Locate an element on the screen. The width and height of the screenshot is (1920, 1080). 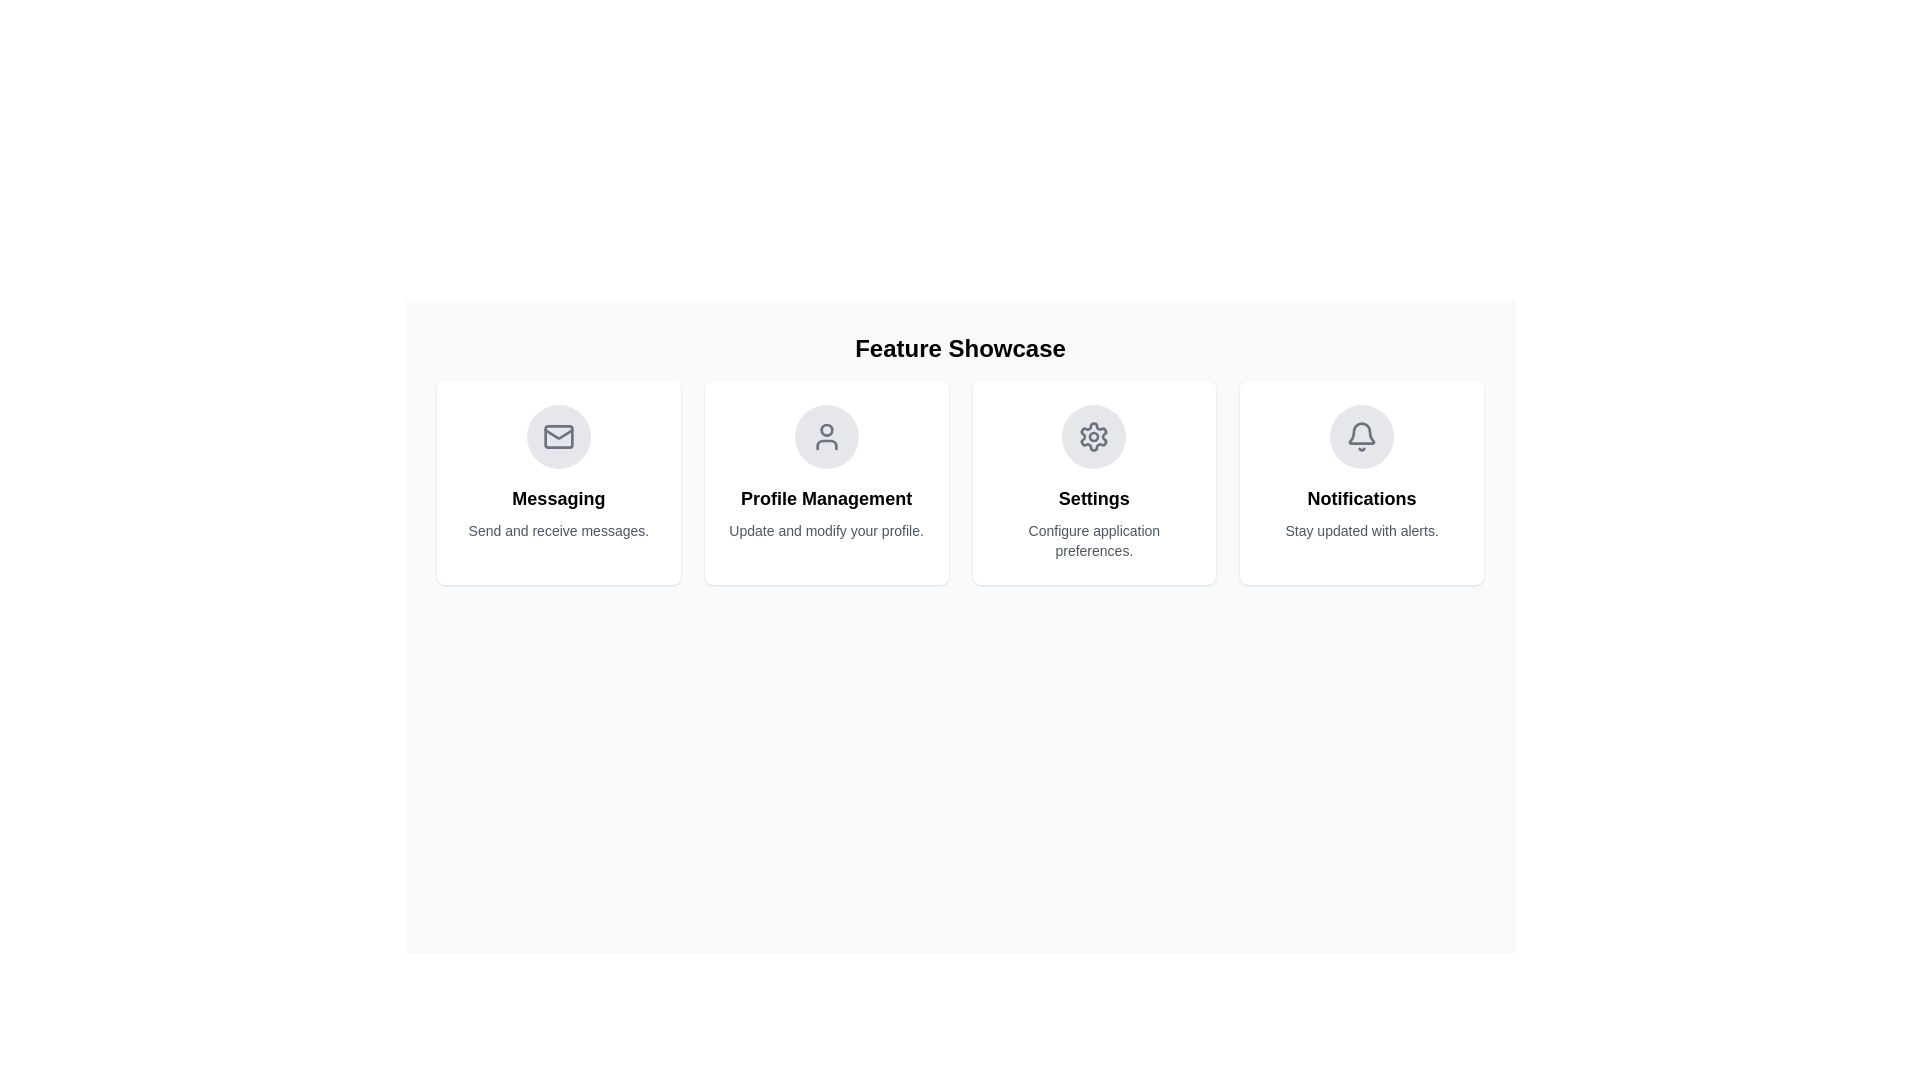
the Text Label located within the 'Messaging' content card, positioned just below the 'Messaging' title text is located at coordinates (558, 530).